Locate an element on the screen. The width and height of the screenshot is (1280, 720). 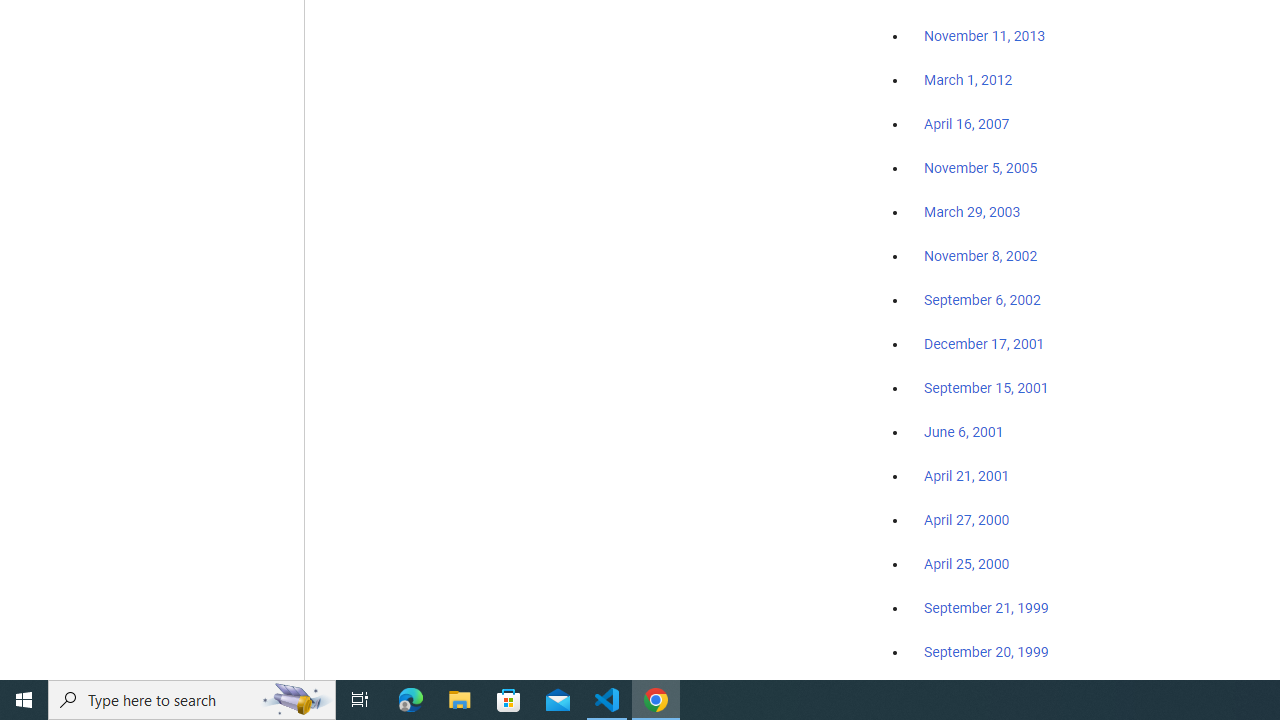
'April 25, 2000' is located at coordinates (967, 564).